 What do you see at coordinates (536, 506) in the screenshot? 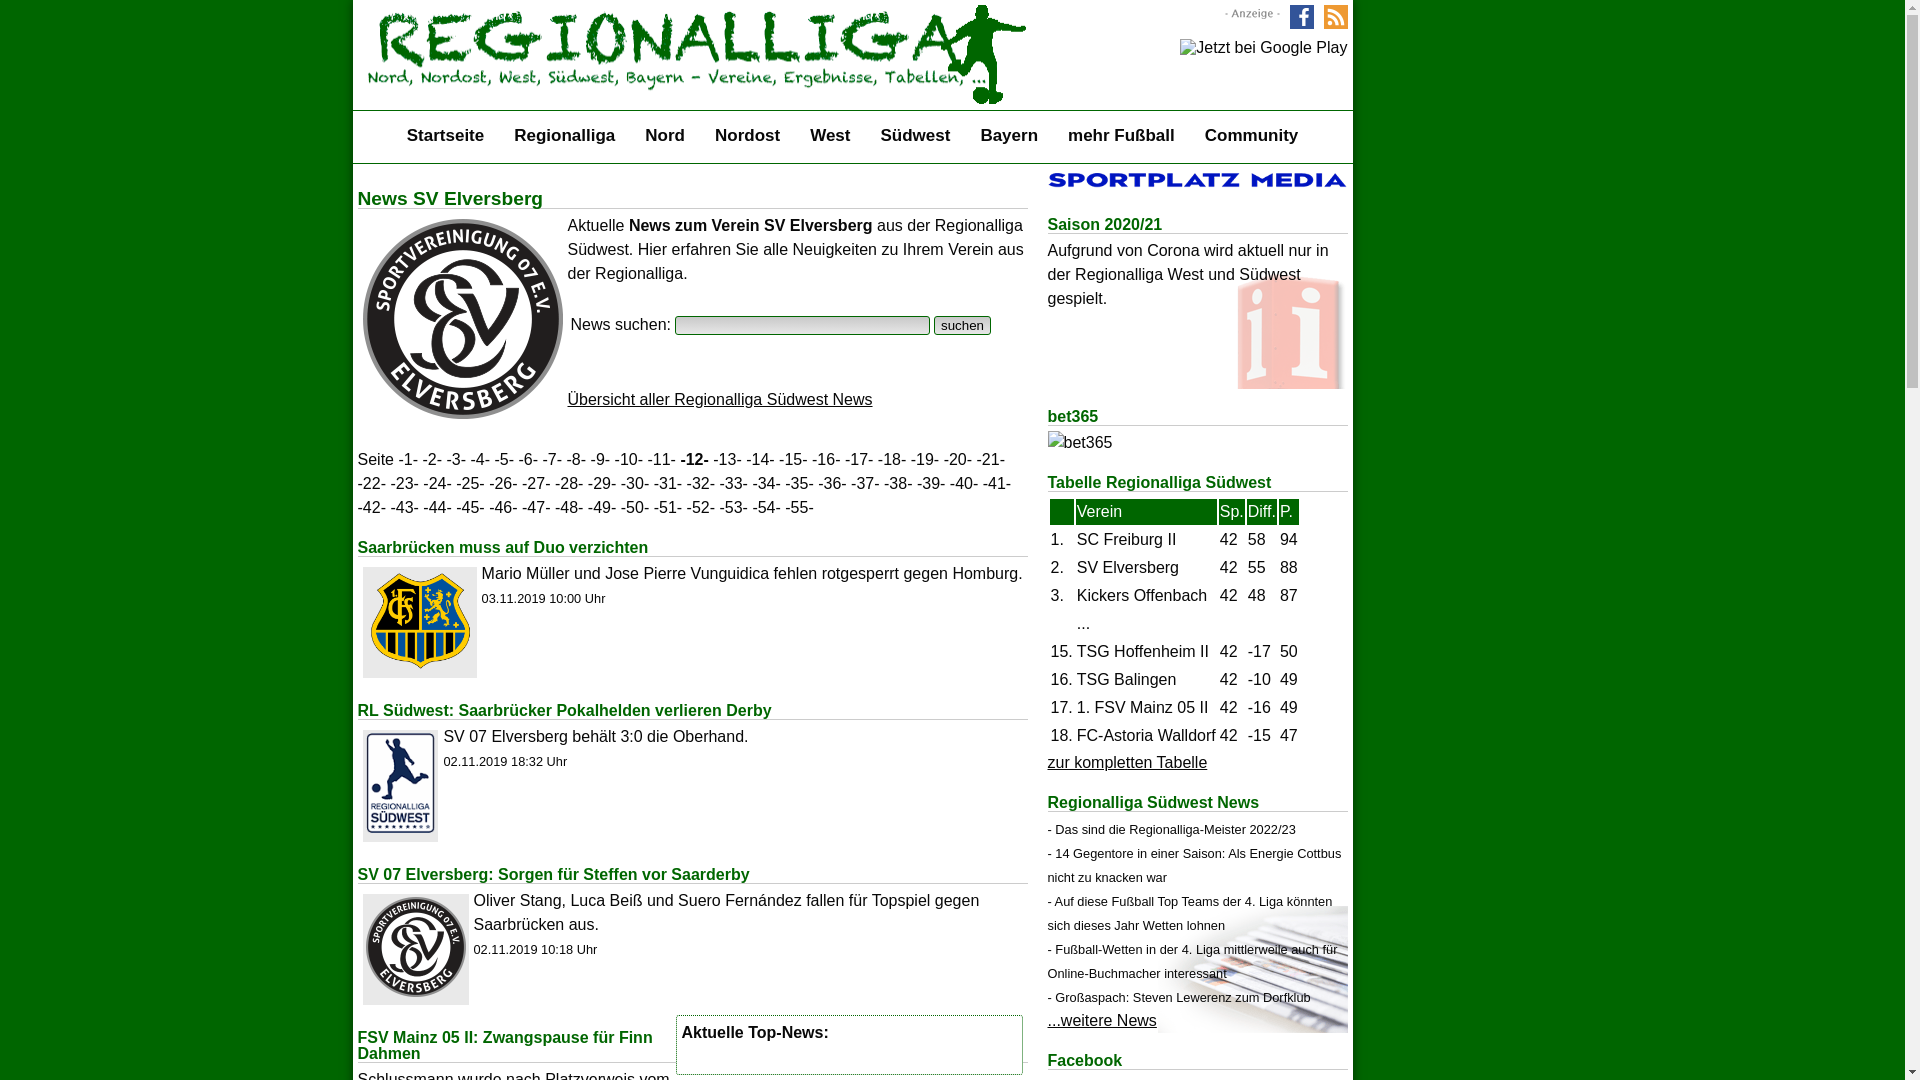
I see `'-47-'` at bounding box center [536, 506].